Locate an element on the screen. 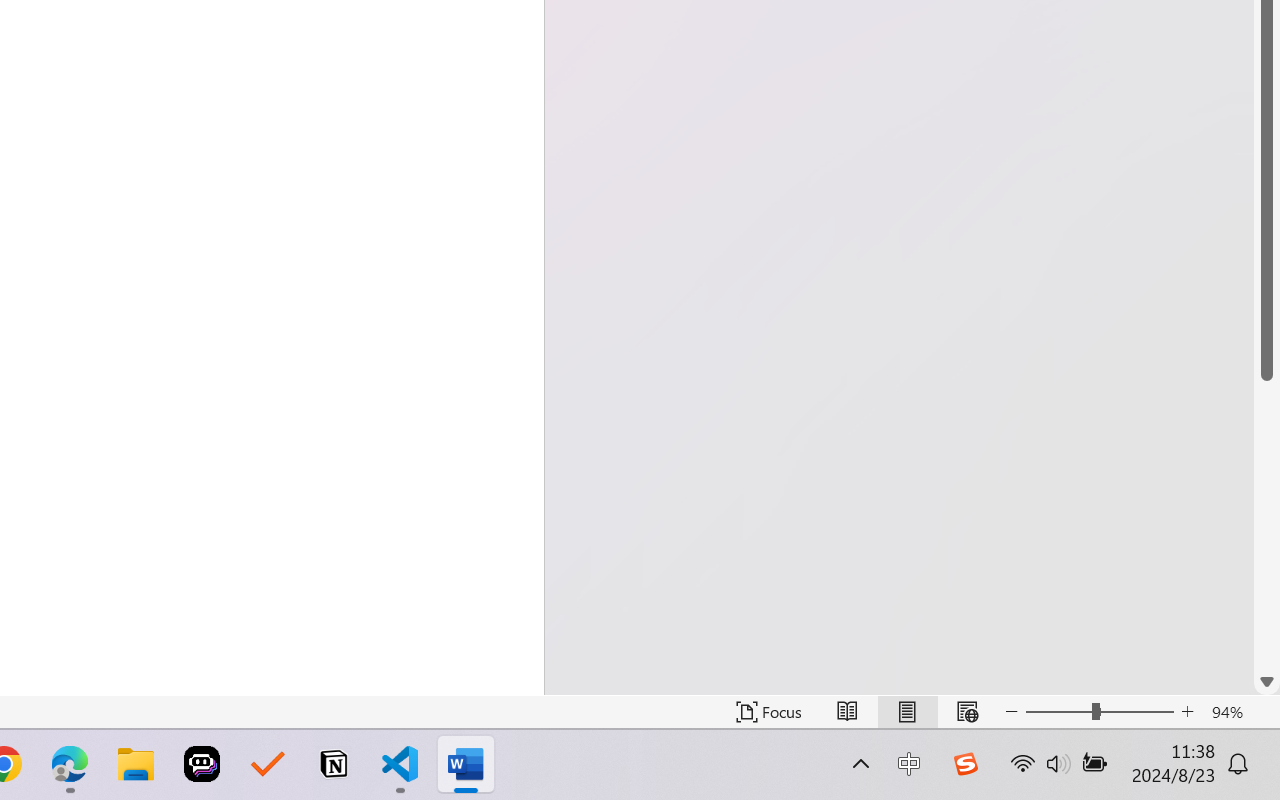 The height and width of the screenshot is (800, 1280). 'Line down' is located at coordinates (1266, 682).